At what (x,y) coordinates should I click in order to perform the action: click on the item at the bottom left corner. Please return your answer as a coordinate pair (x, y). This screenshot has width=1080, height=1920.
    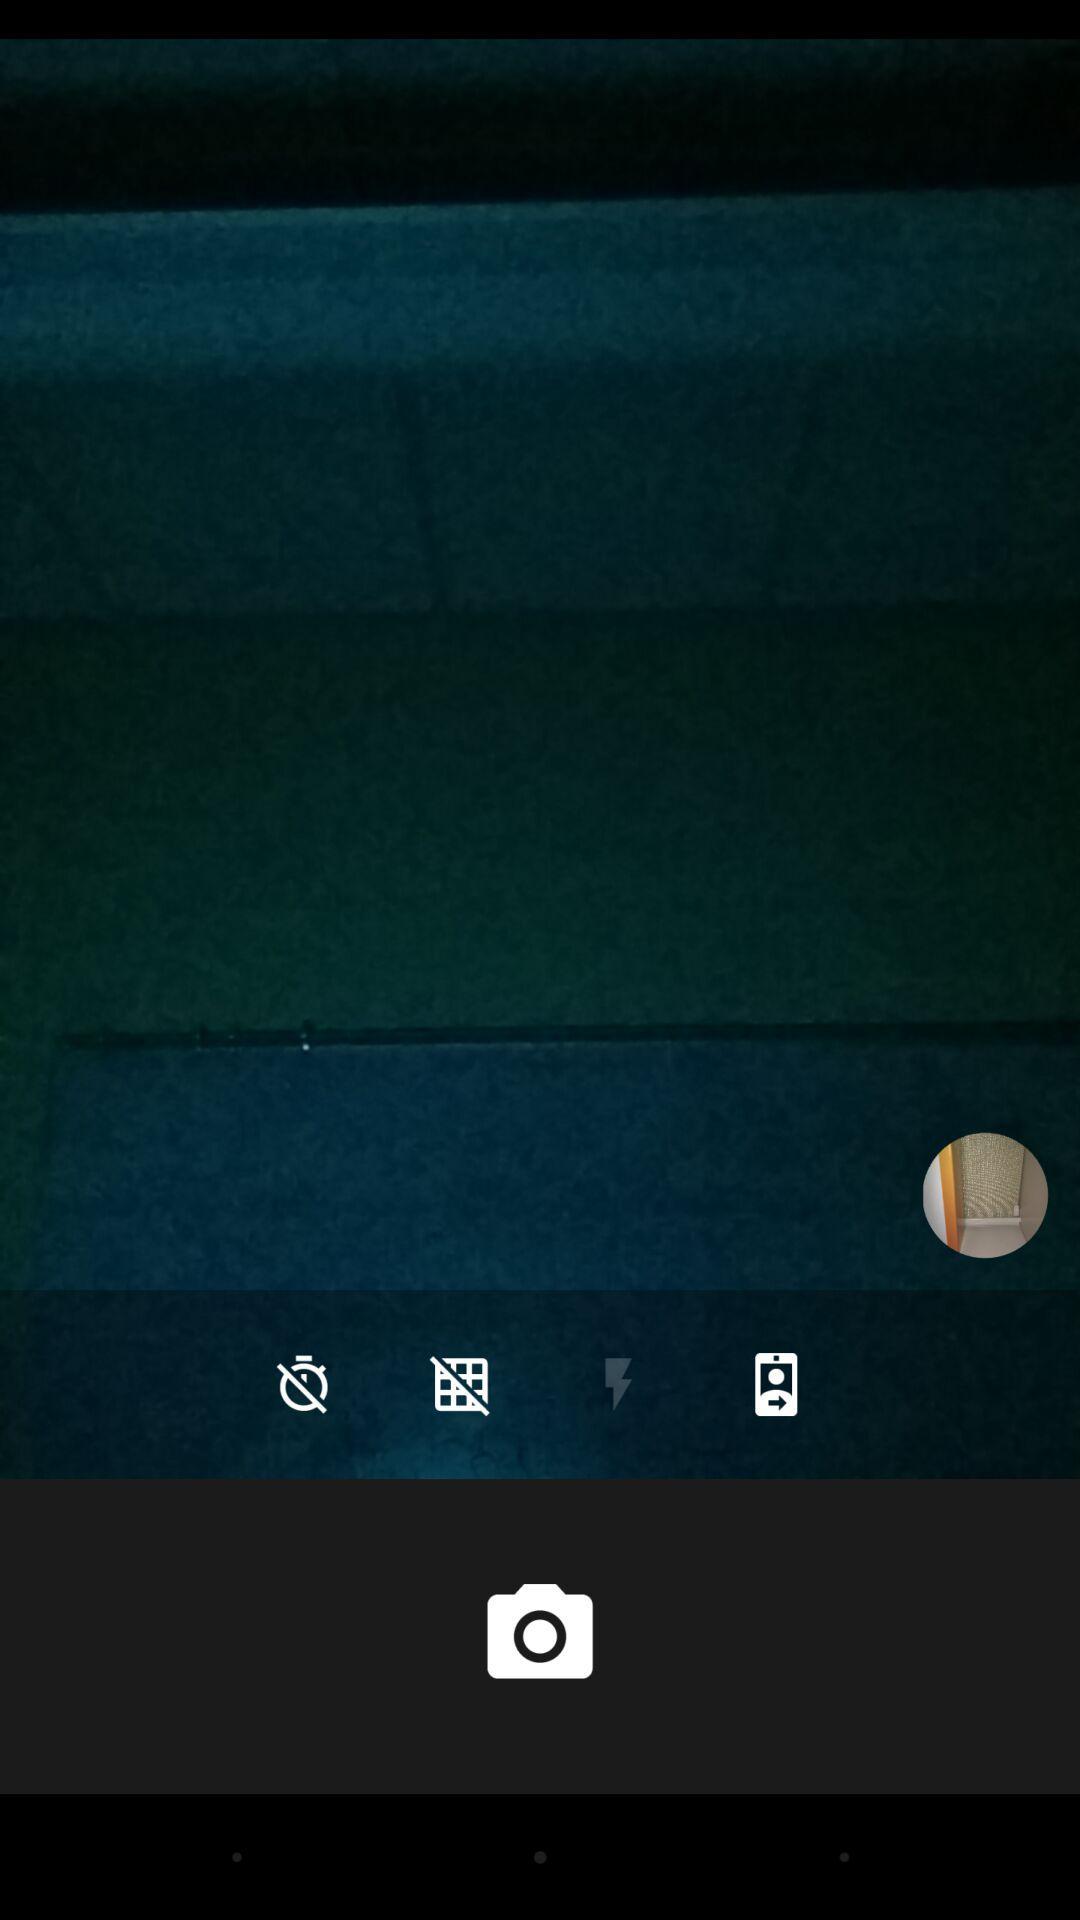
    Looking at the image, I should click on (303, 1383).